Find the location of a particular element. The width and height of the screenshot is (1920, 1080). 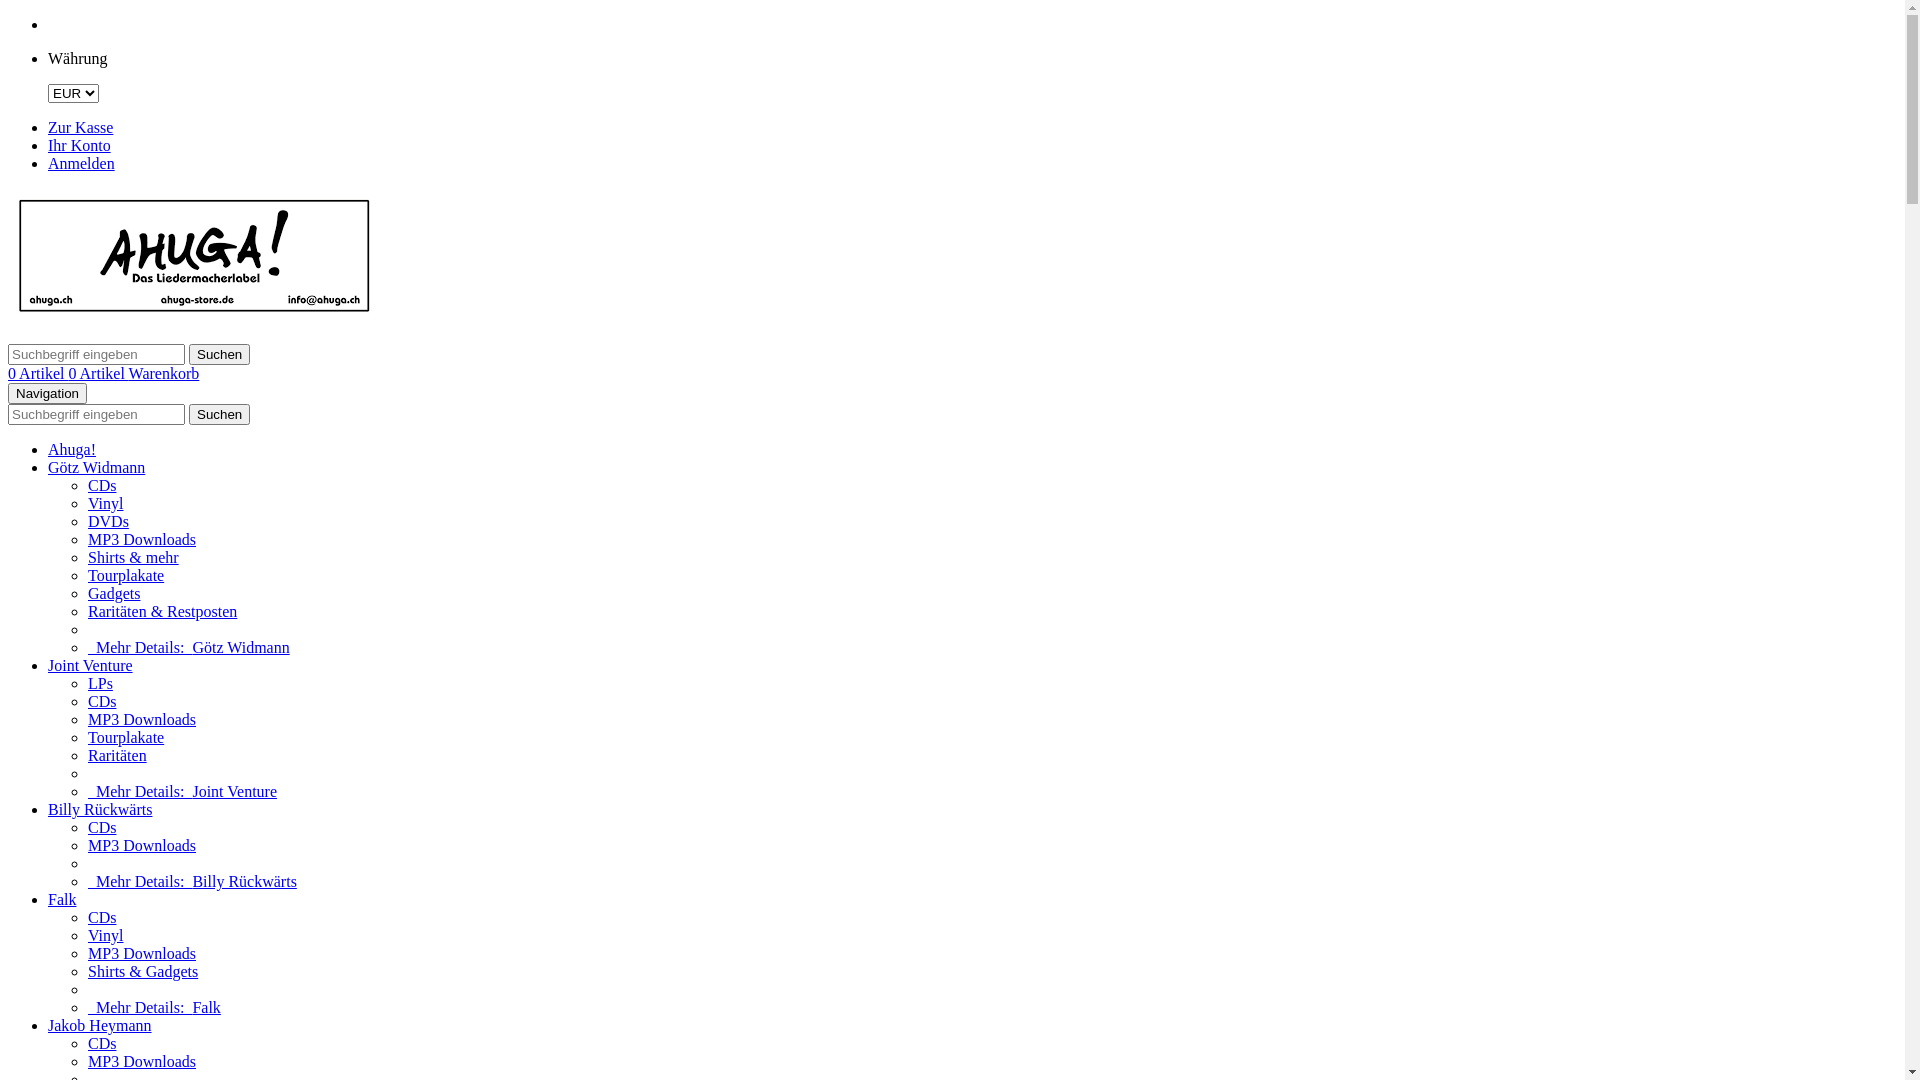

'CDs' is located at coordinates (86, 917).